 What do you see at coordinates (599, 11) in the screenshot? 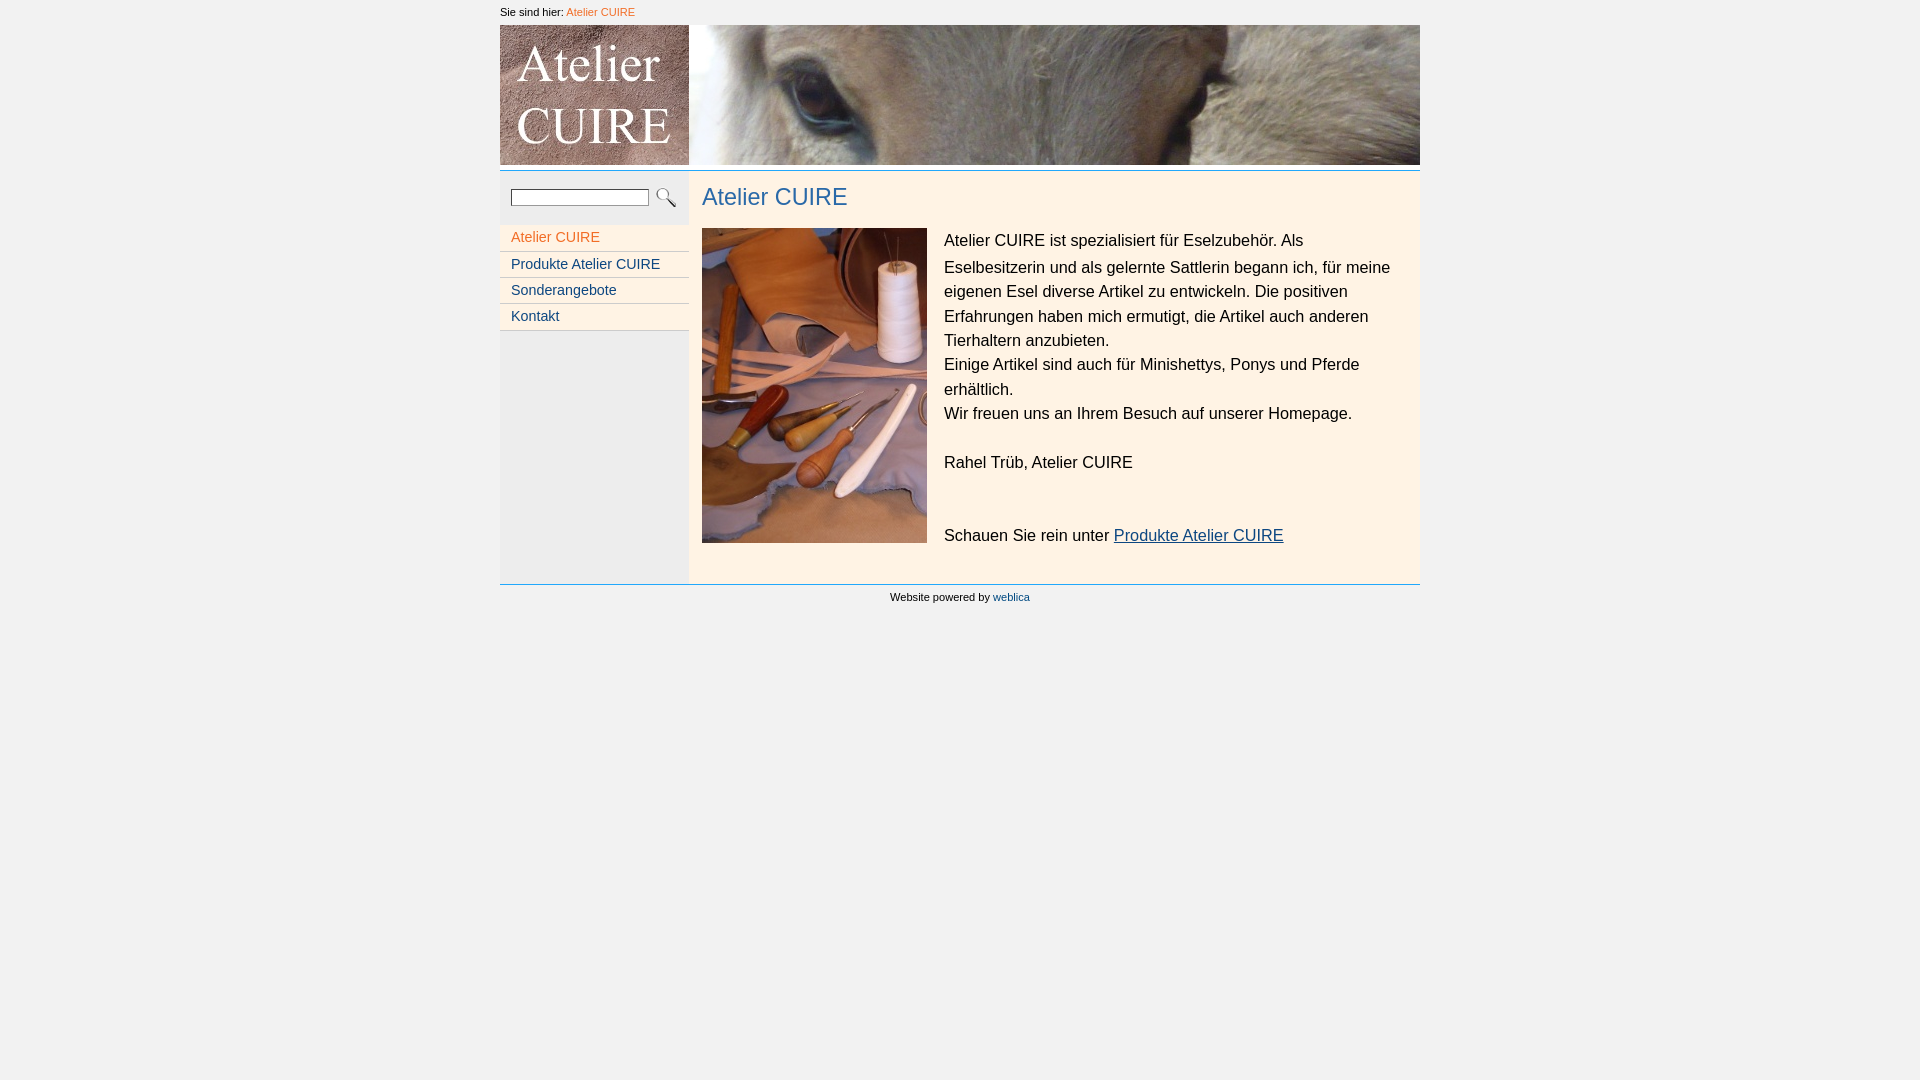
I see `'Atelier CUIRE'` at bounding box center [599, 11].